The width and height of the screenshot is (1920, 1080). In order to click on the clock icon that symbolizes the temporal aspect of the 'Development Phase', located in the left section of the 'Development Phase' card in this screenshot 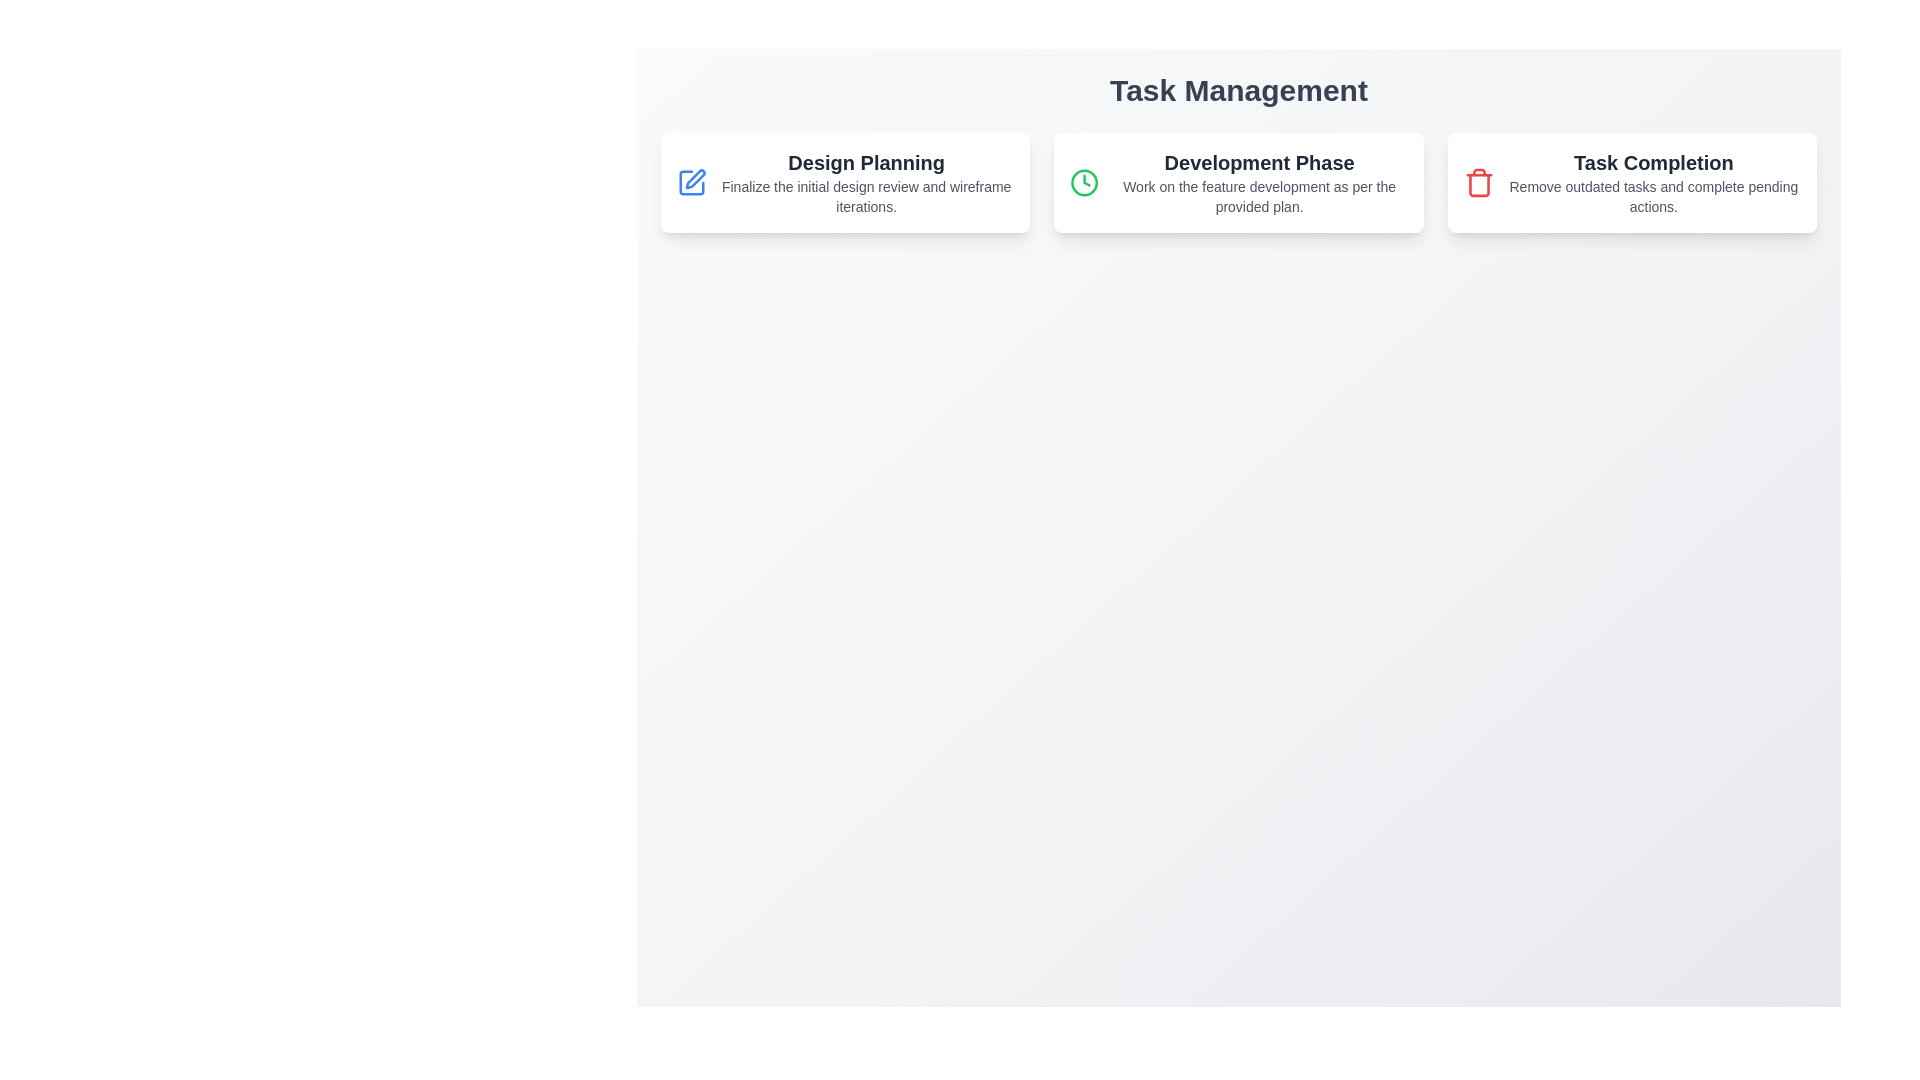, I will do `click(1083, 182)`.